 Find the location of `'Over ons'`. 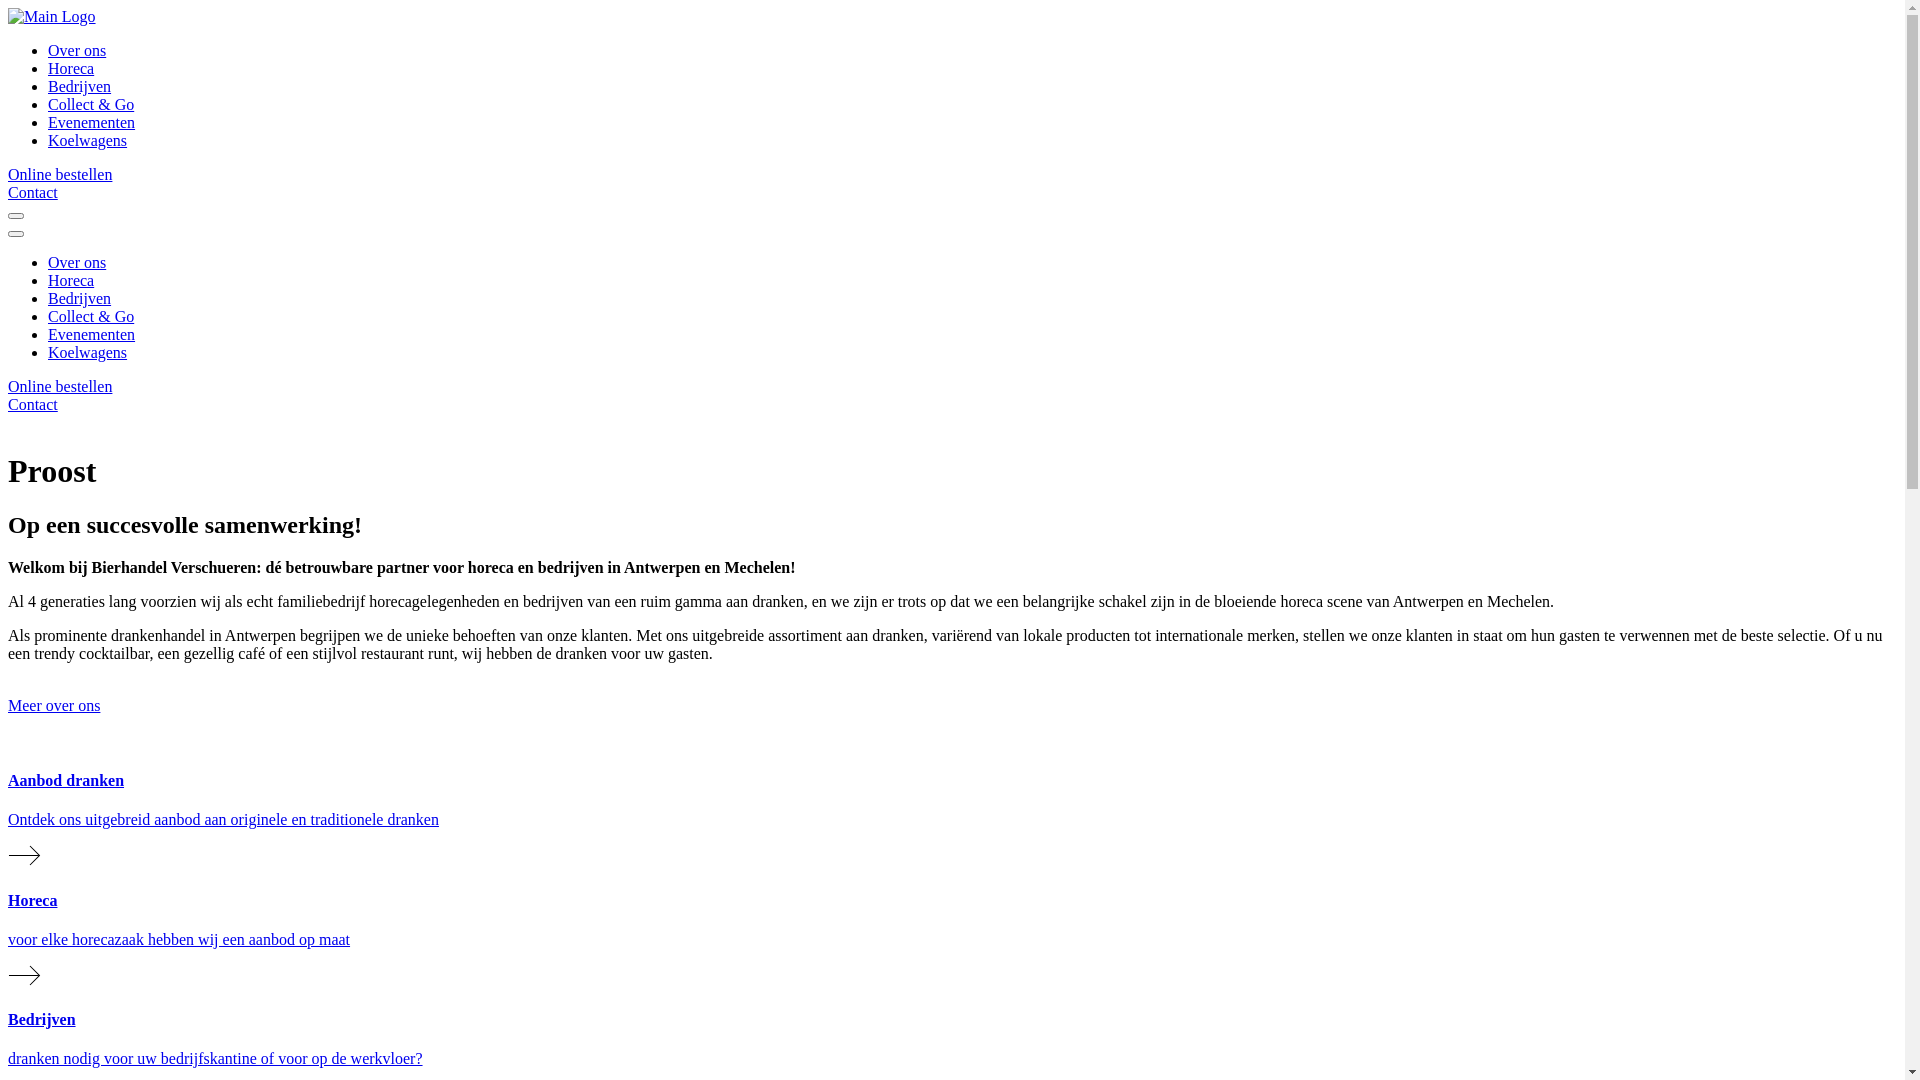

'Over ons' is located at coordinates (76, 49).